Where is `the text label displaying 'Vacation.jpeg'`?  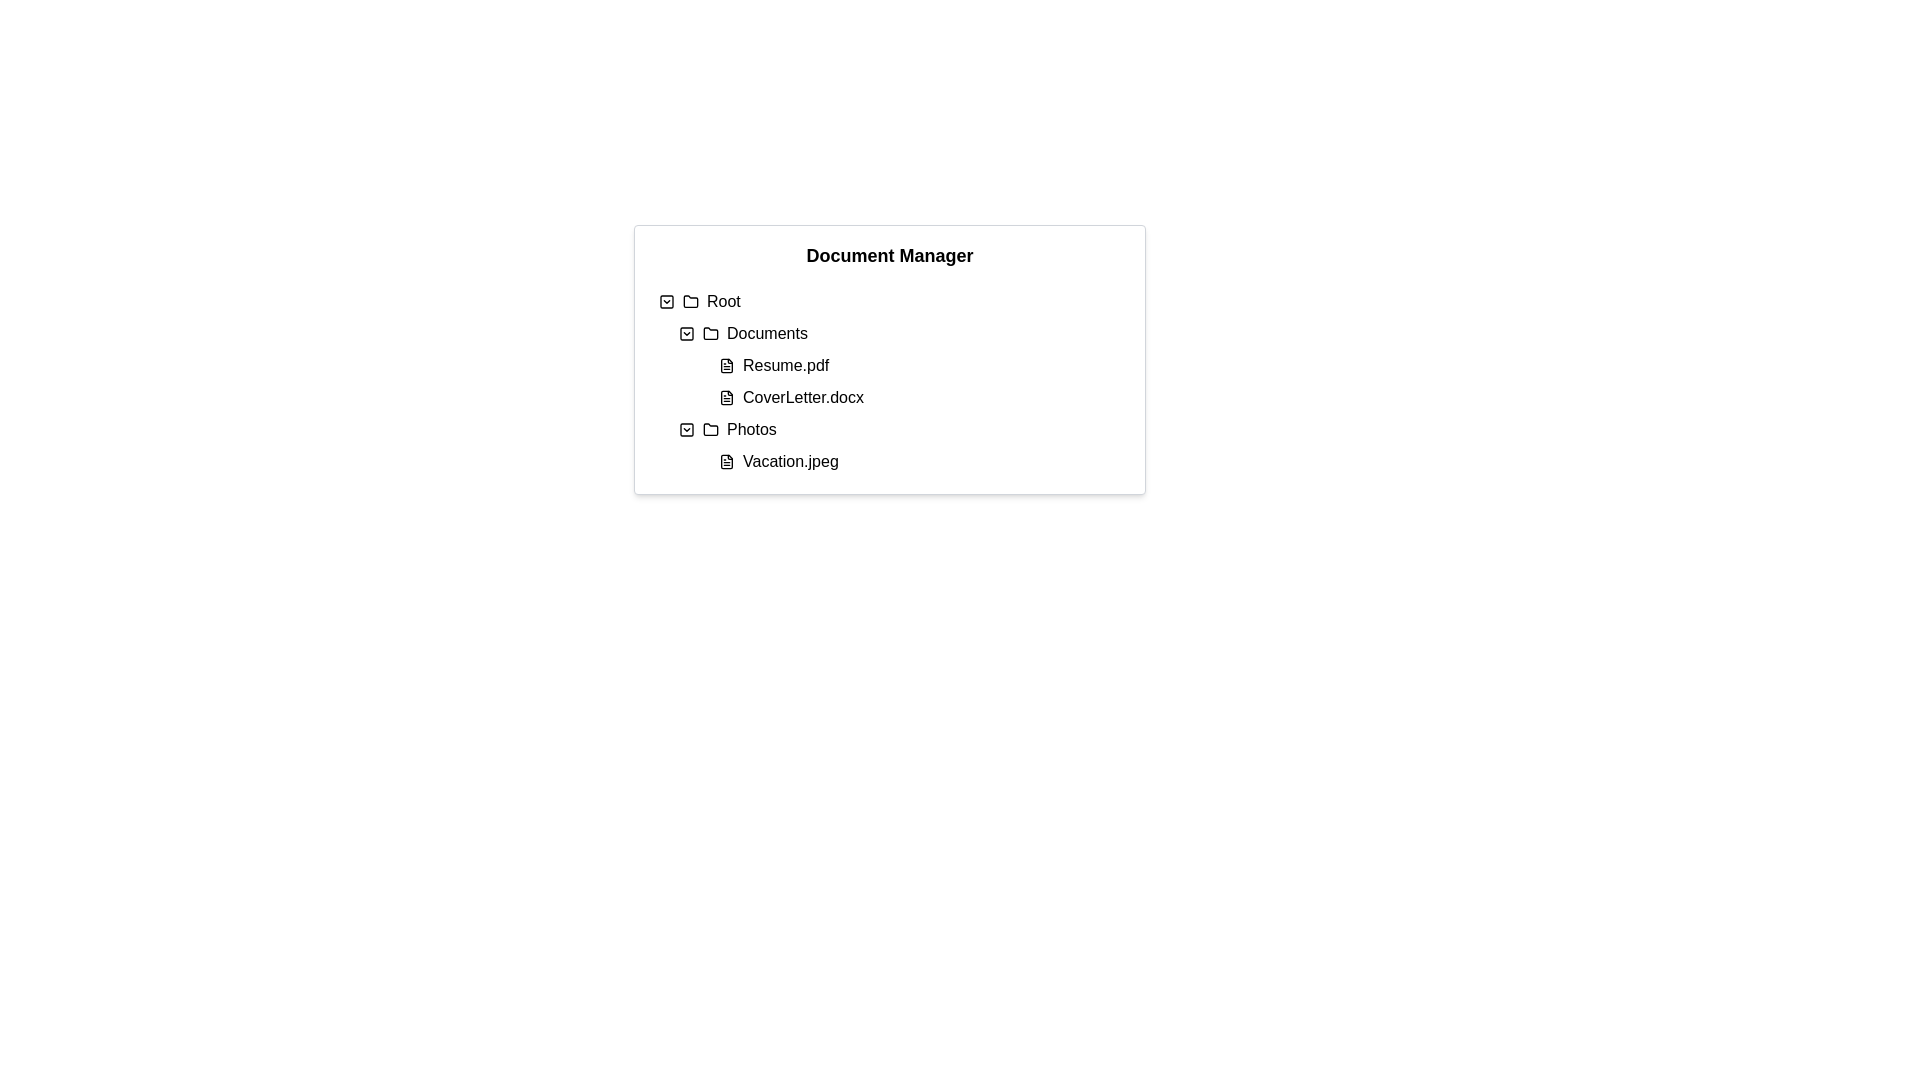
the text label displaying 'Vacation.jpeg' is located at coordinates (789, 462).